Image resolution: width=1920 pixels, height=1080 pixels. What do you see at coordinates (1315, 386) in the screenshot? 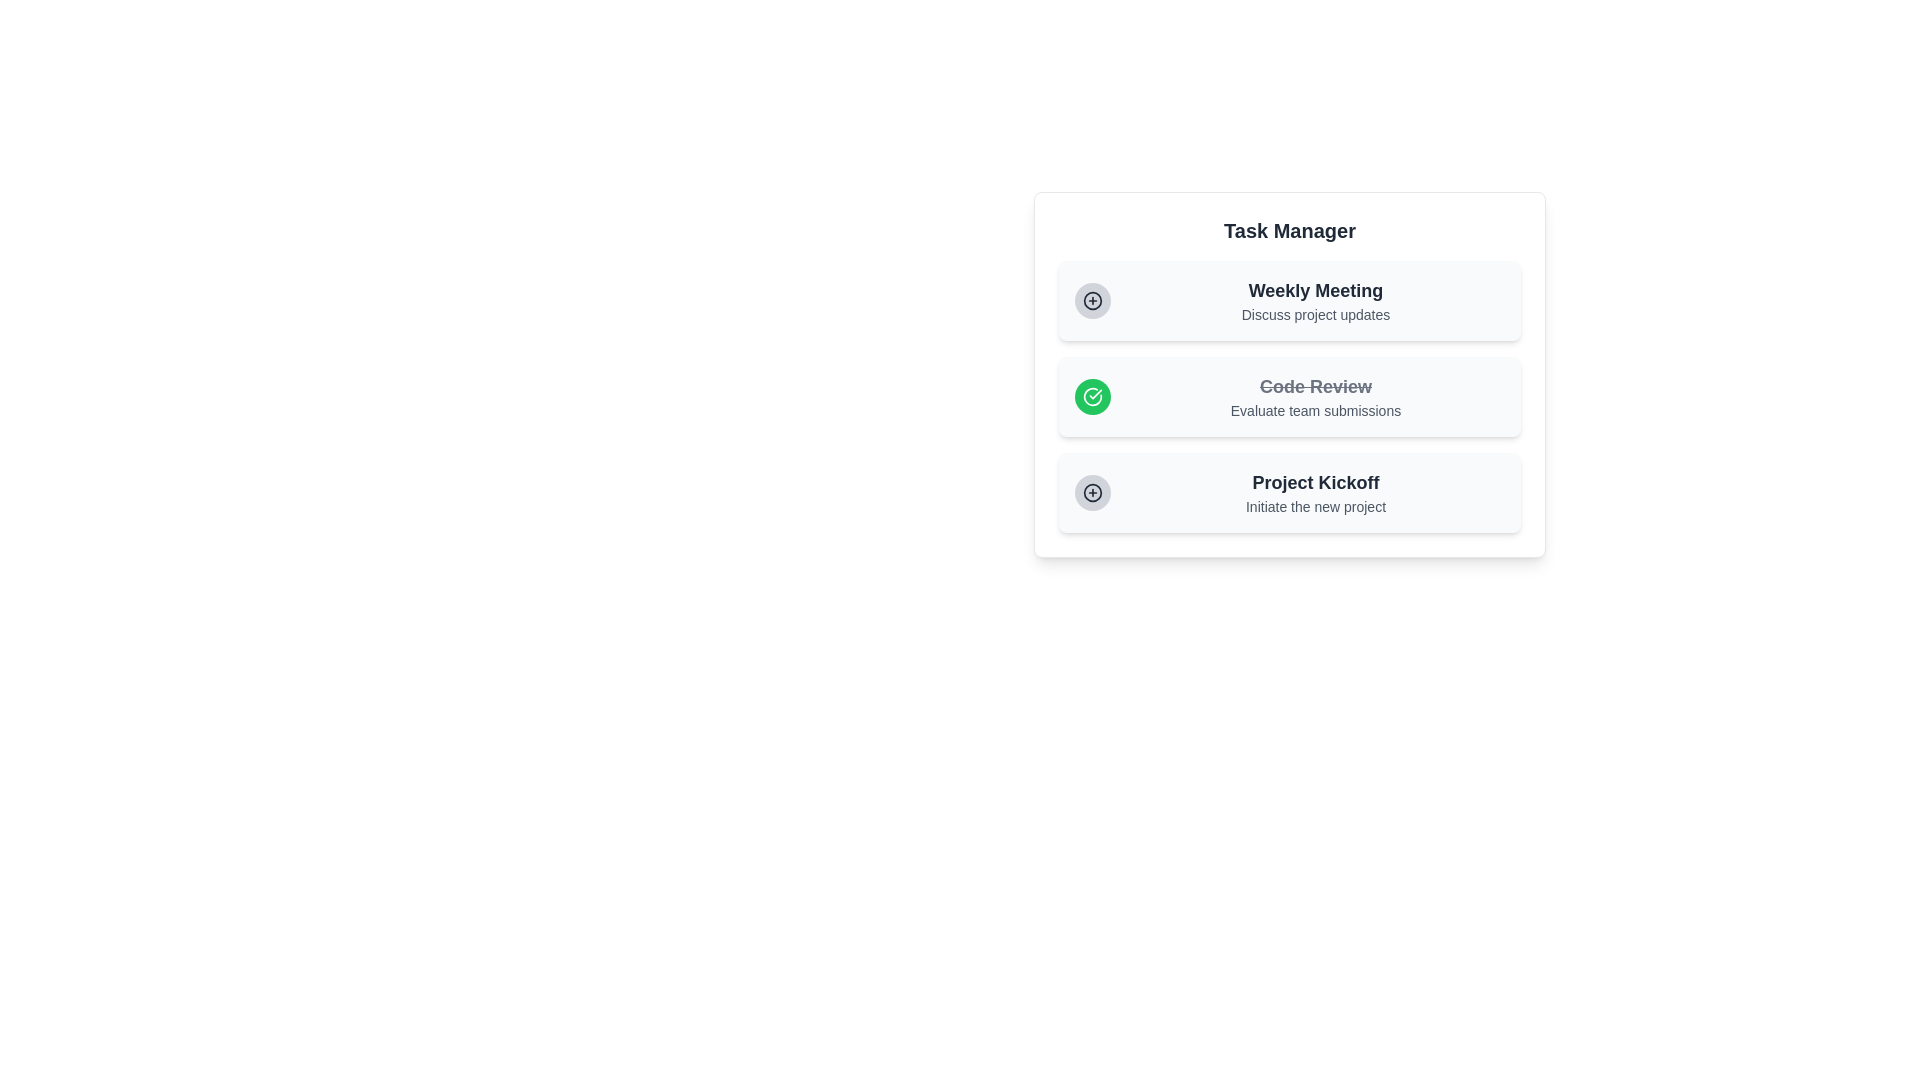
I see `the 'Code Review' text label` at bounding box center [1315, 386].